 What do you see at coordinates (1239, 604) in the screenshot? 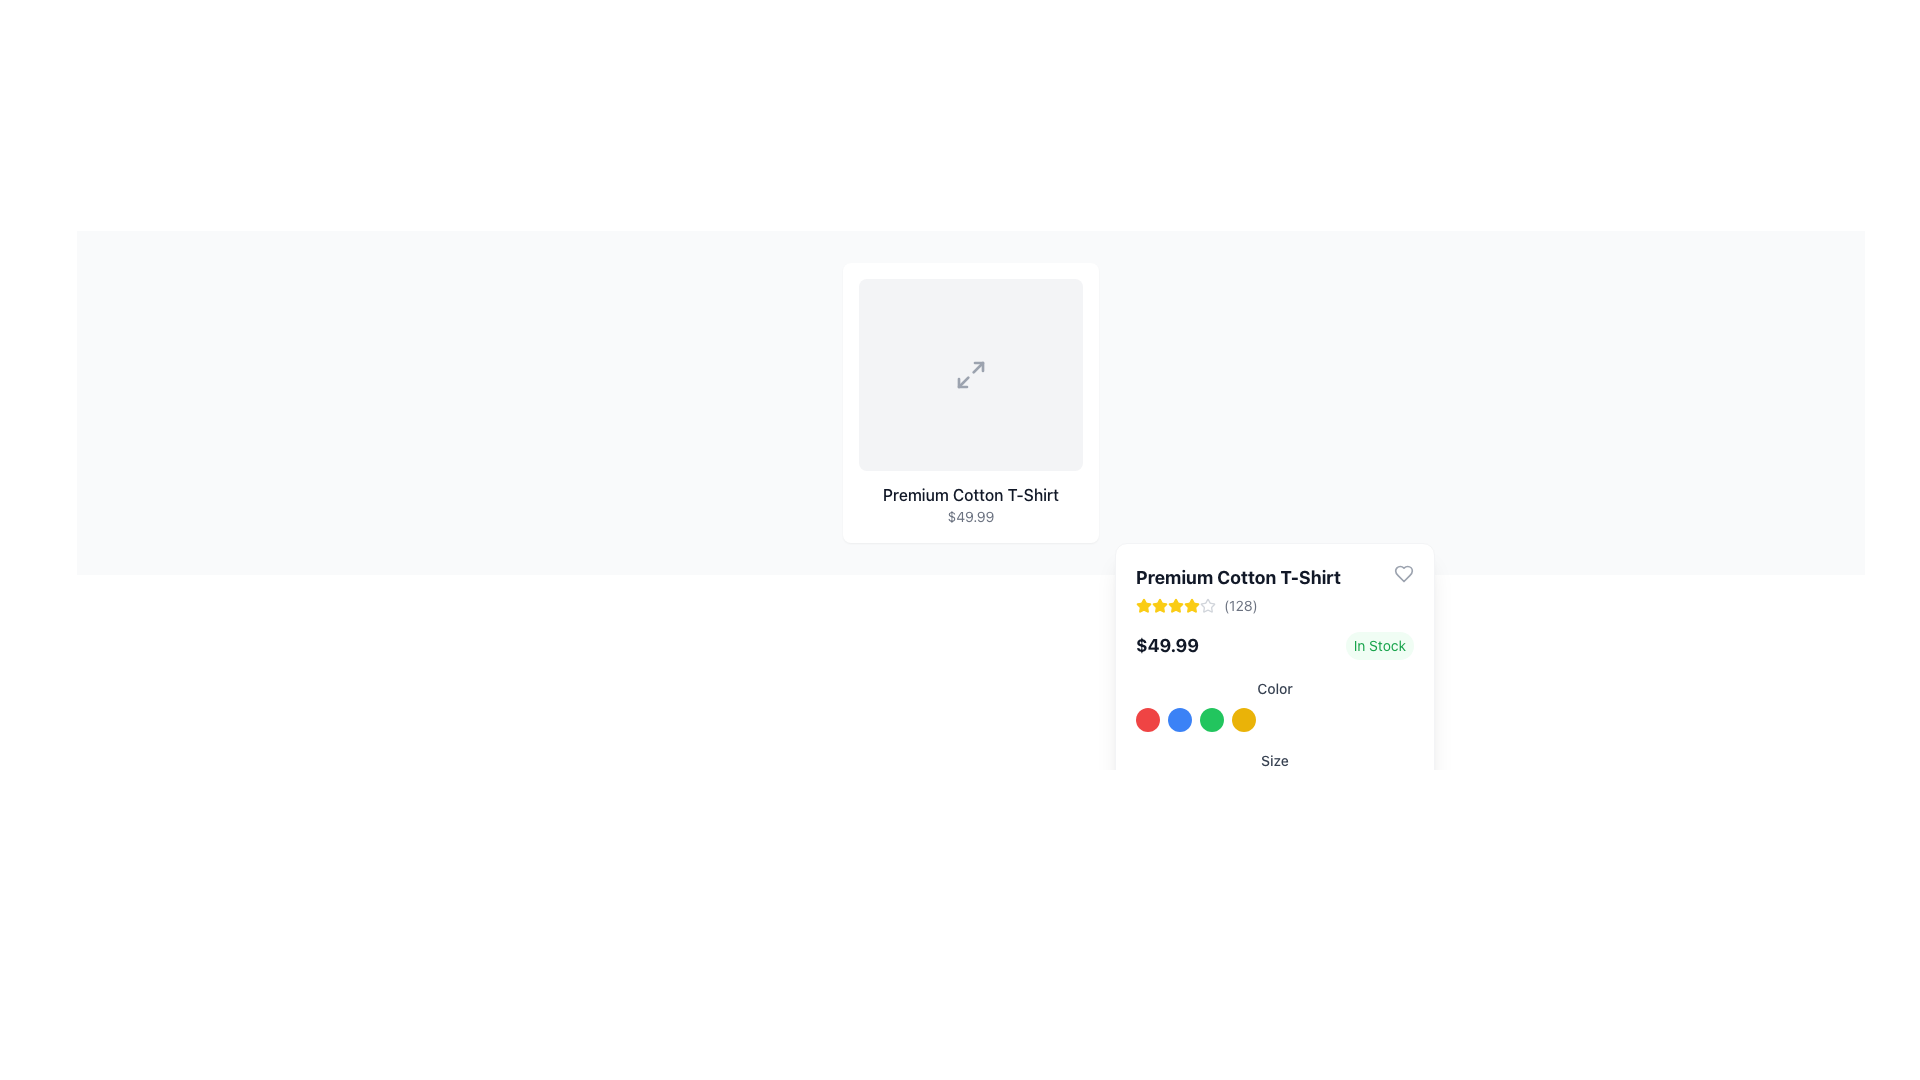
I see `numeric value displayed in the text label '(128)' which is positioned to the right of the gold star rating symbols` at bounding box center [1239, 604].